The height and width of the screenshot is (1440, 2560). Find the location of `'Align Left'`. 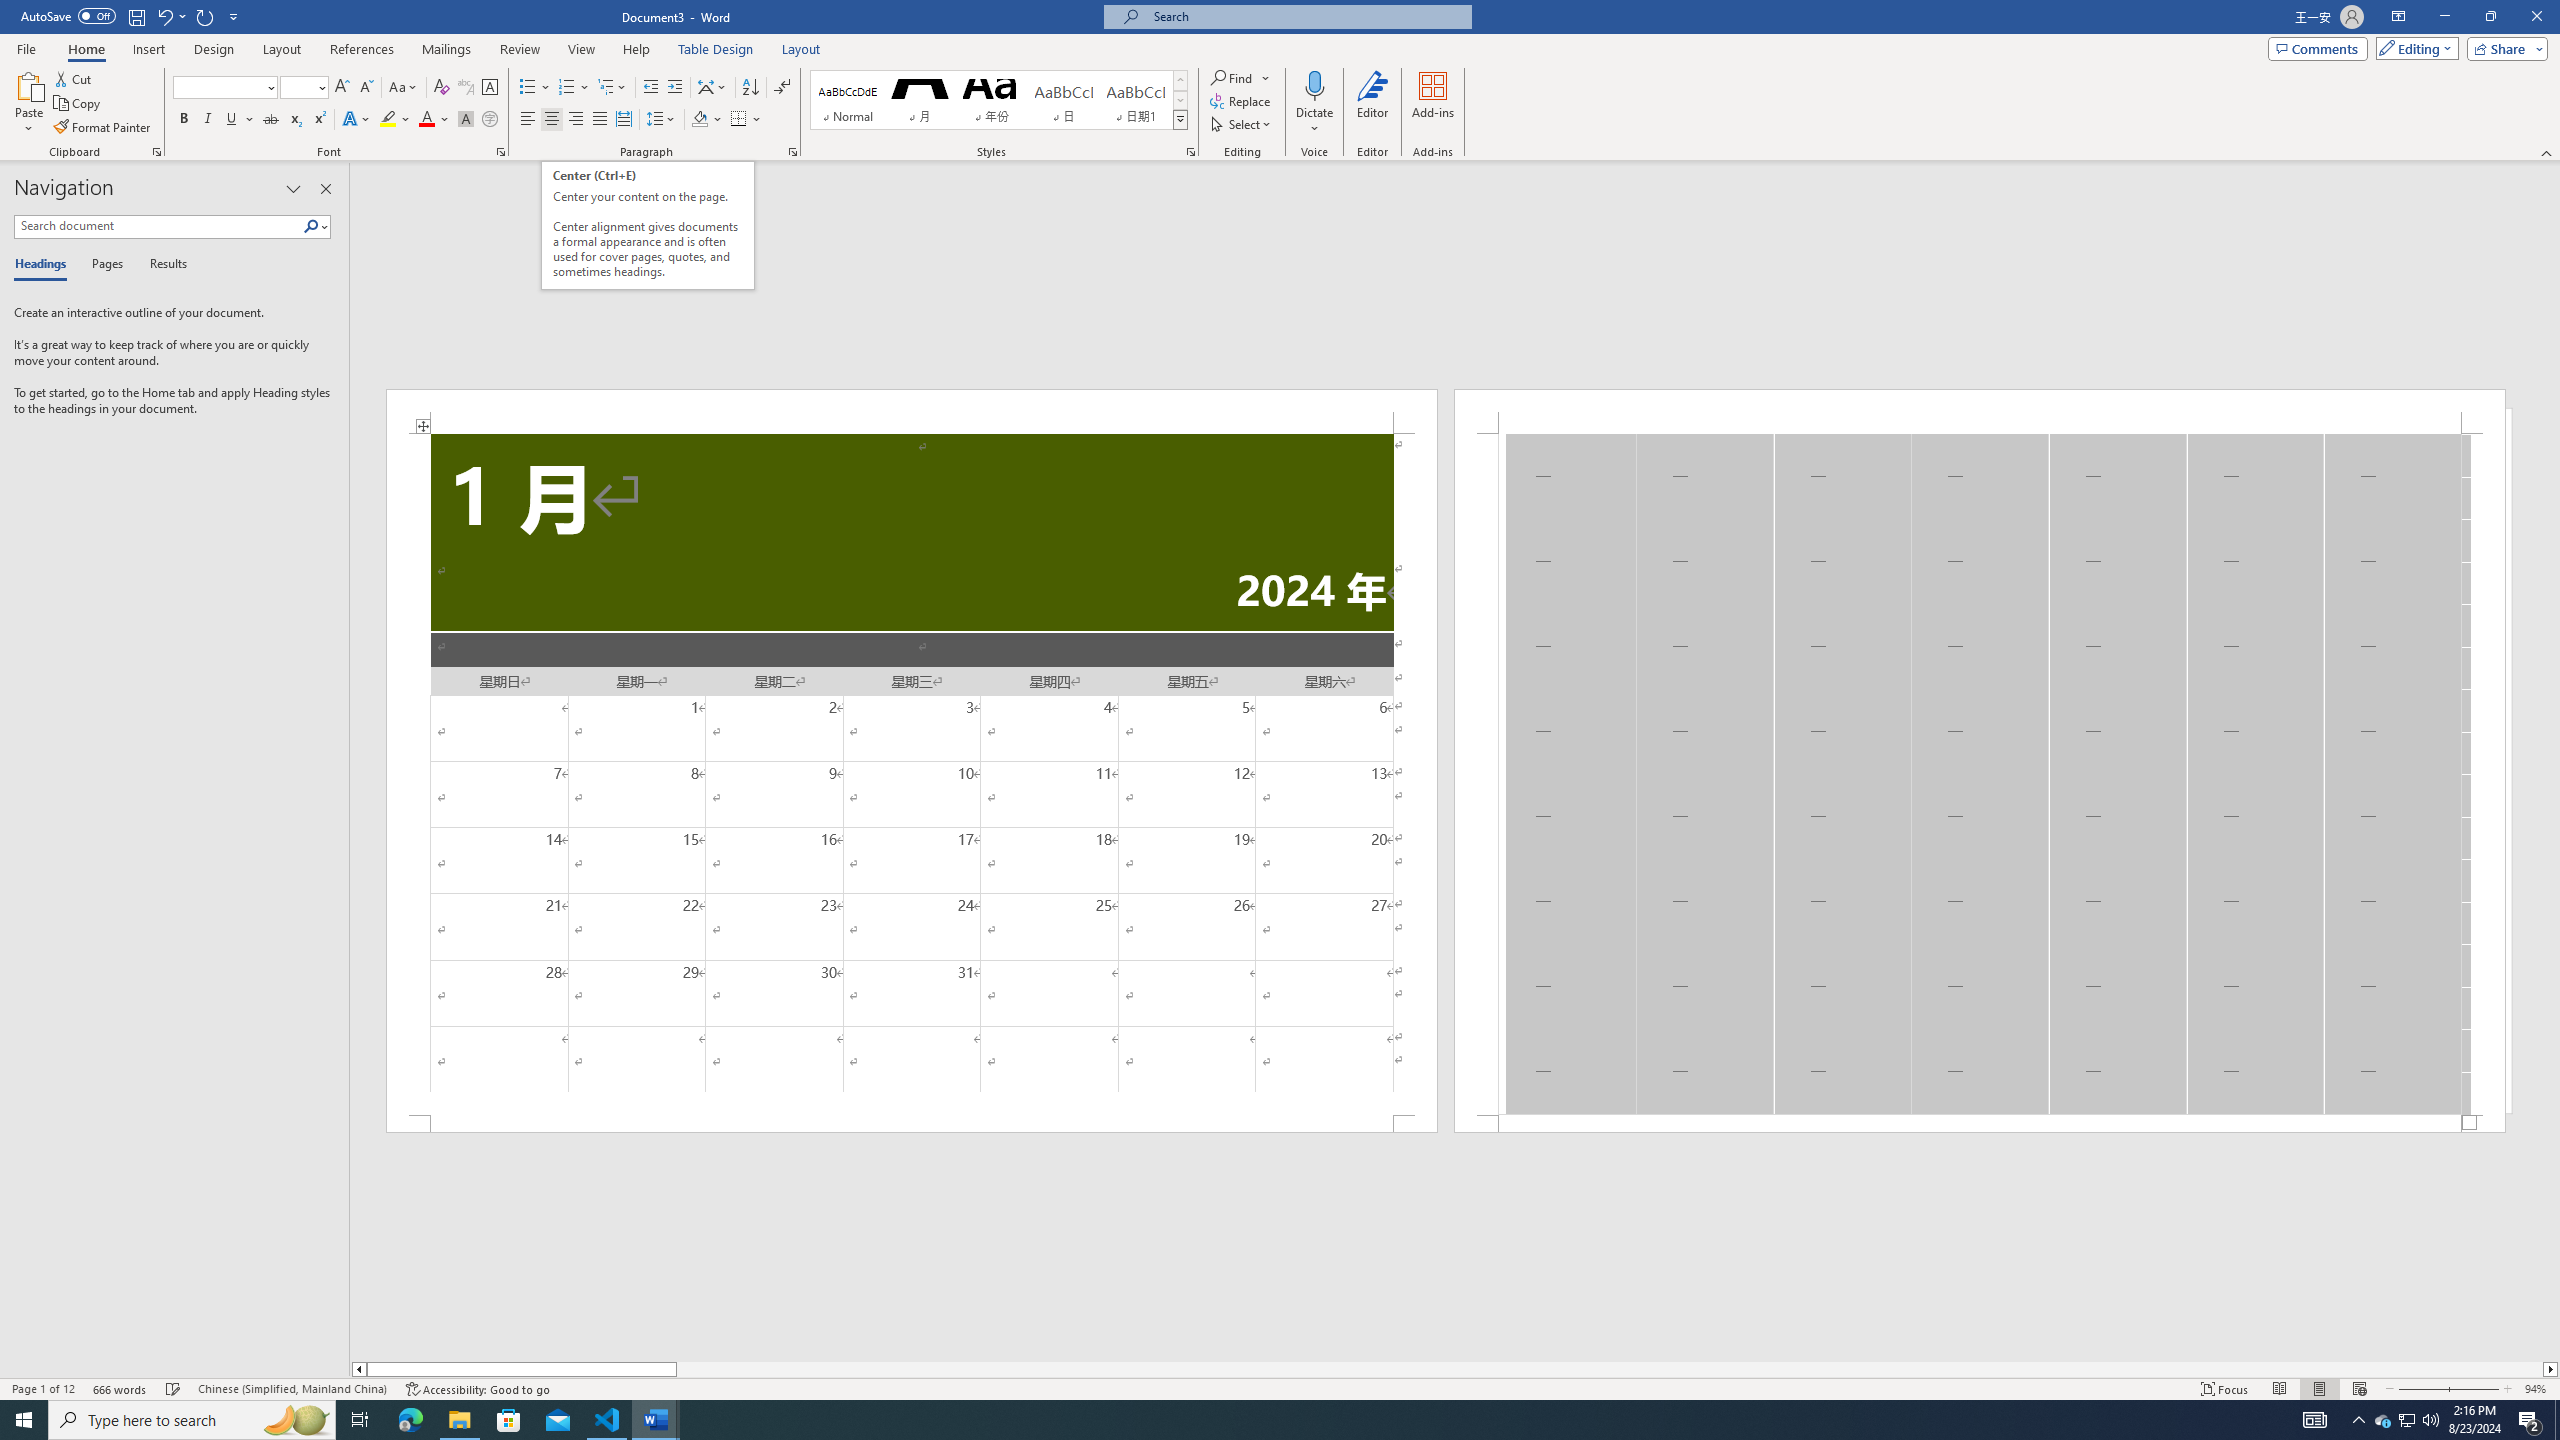

'Align Left' is located at coordinates (527, 118).